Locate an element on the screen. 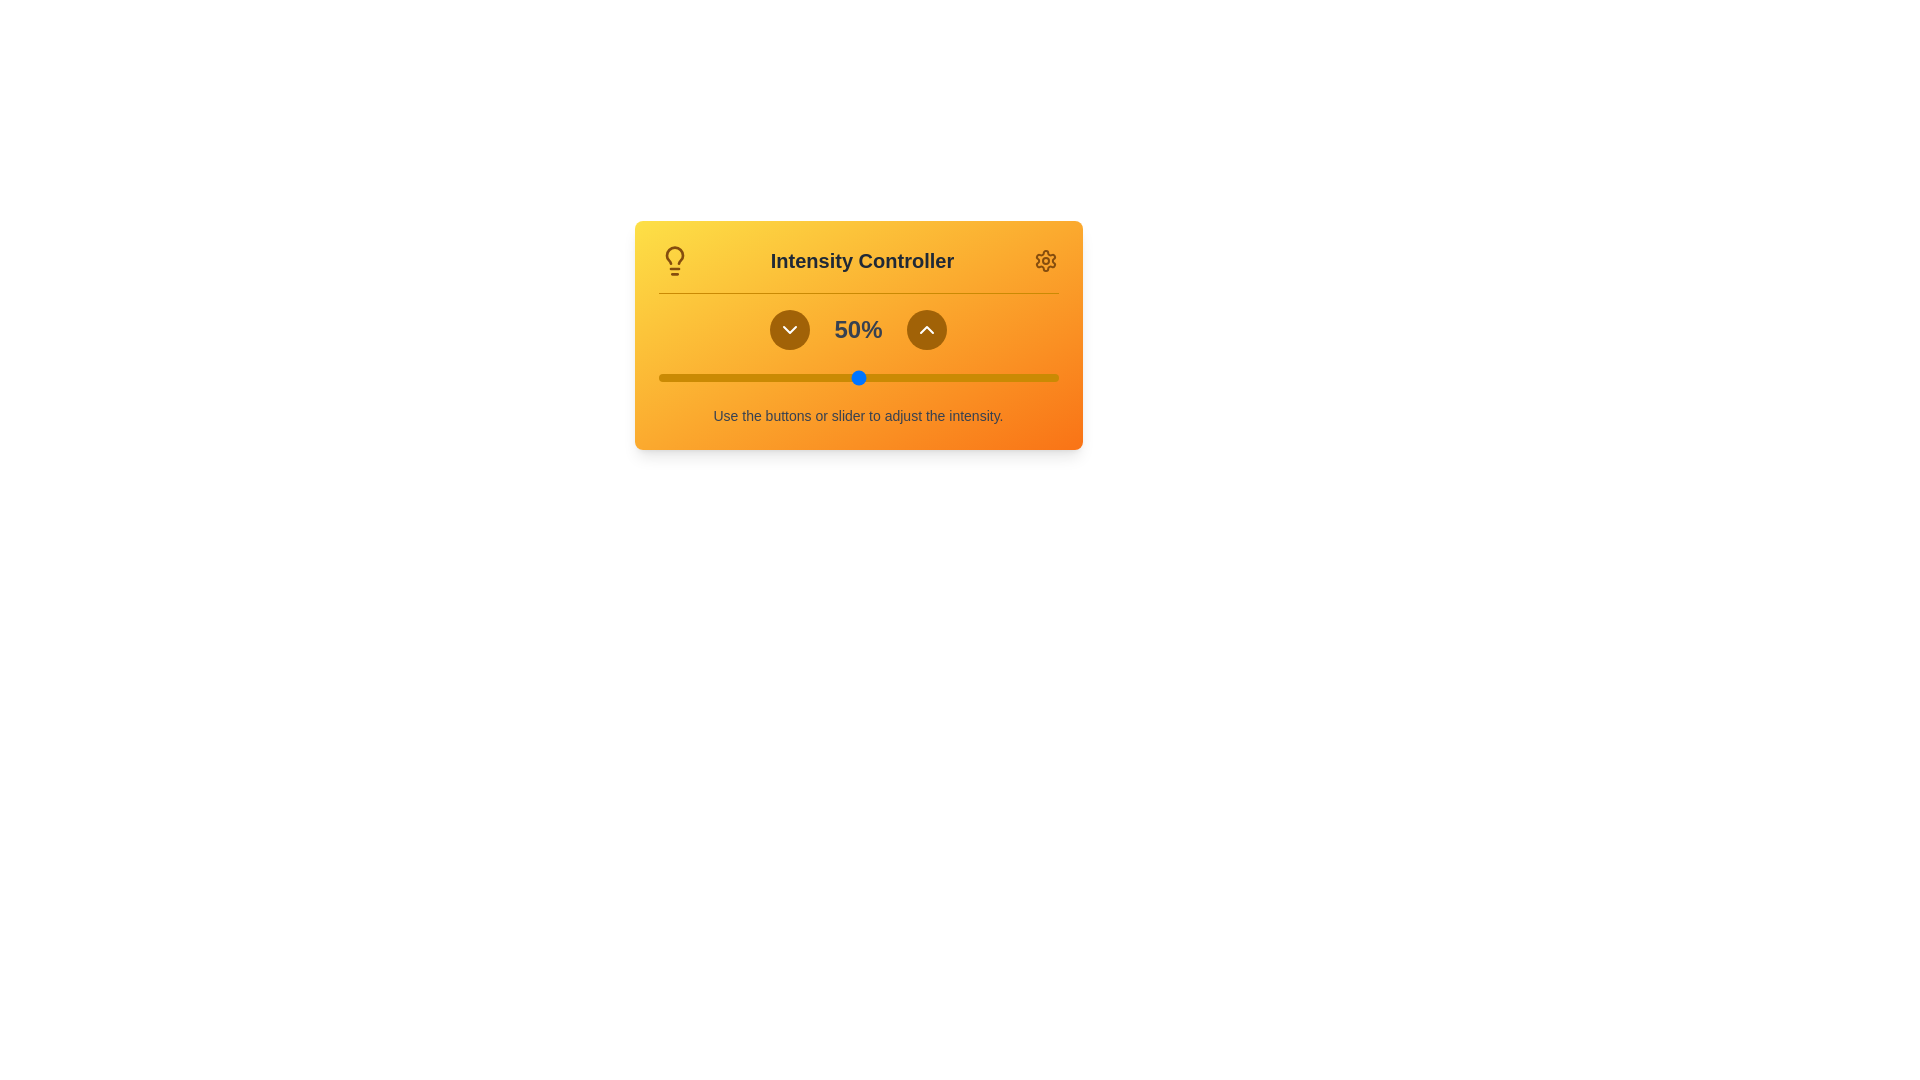  the intensity is located at coordinates (941, 378).